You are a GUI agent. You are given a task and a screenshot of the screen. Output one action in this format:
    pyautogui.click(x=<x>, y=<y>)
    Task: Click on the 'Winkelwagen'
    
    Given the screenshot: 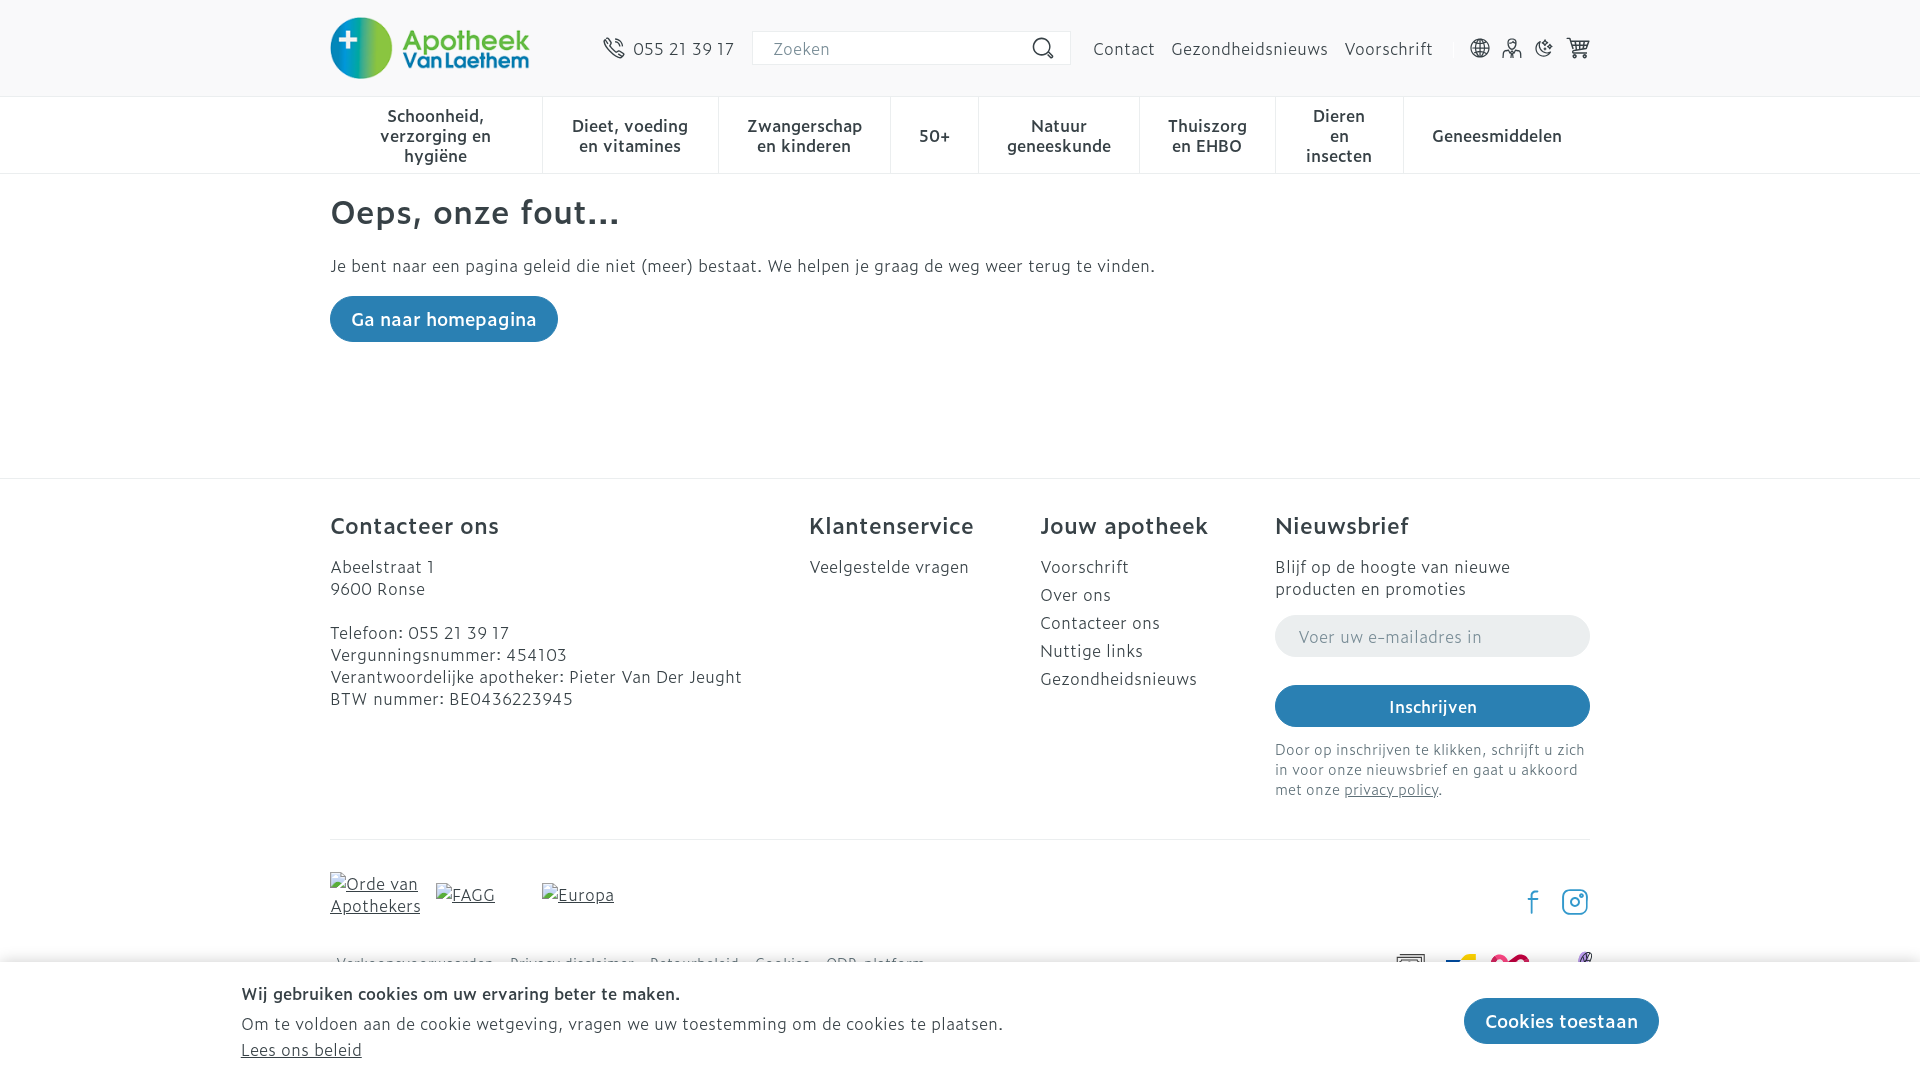 What is the action you would take?
    pyautogui.click(x=1577, y=46)
    